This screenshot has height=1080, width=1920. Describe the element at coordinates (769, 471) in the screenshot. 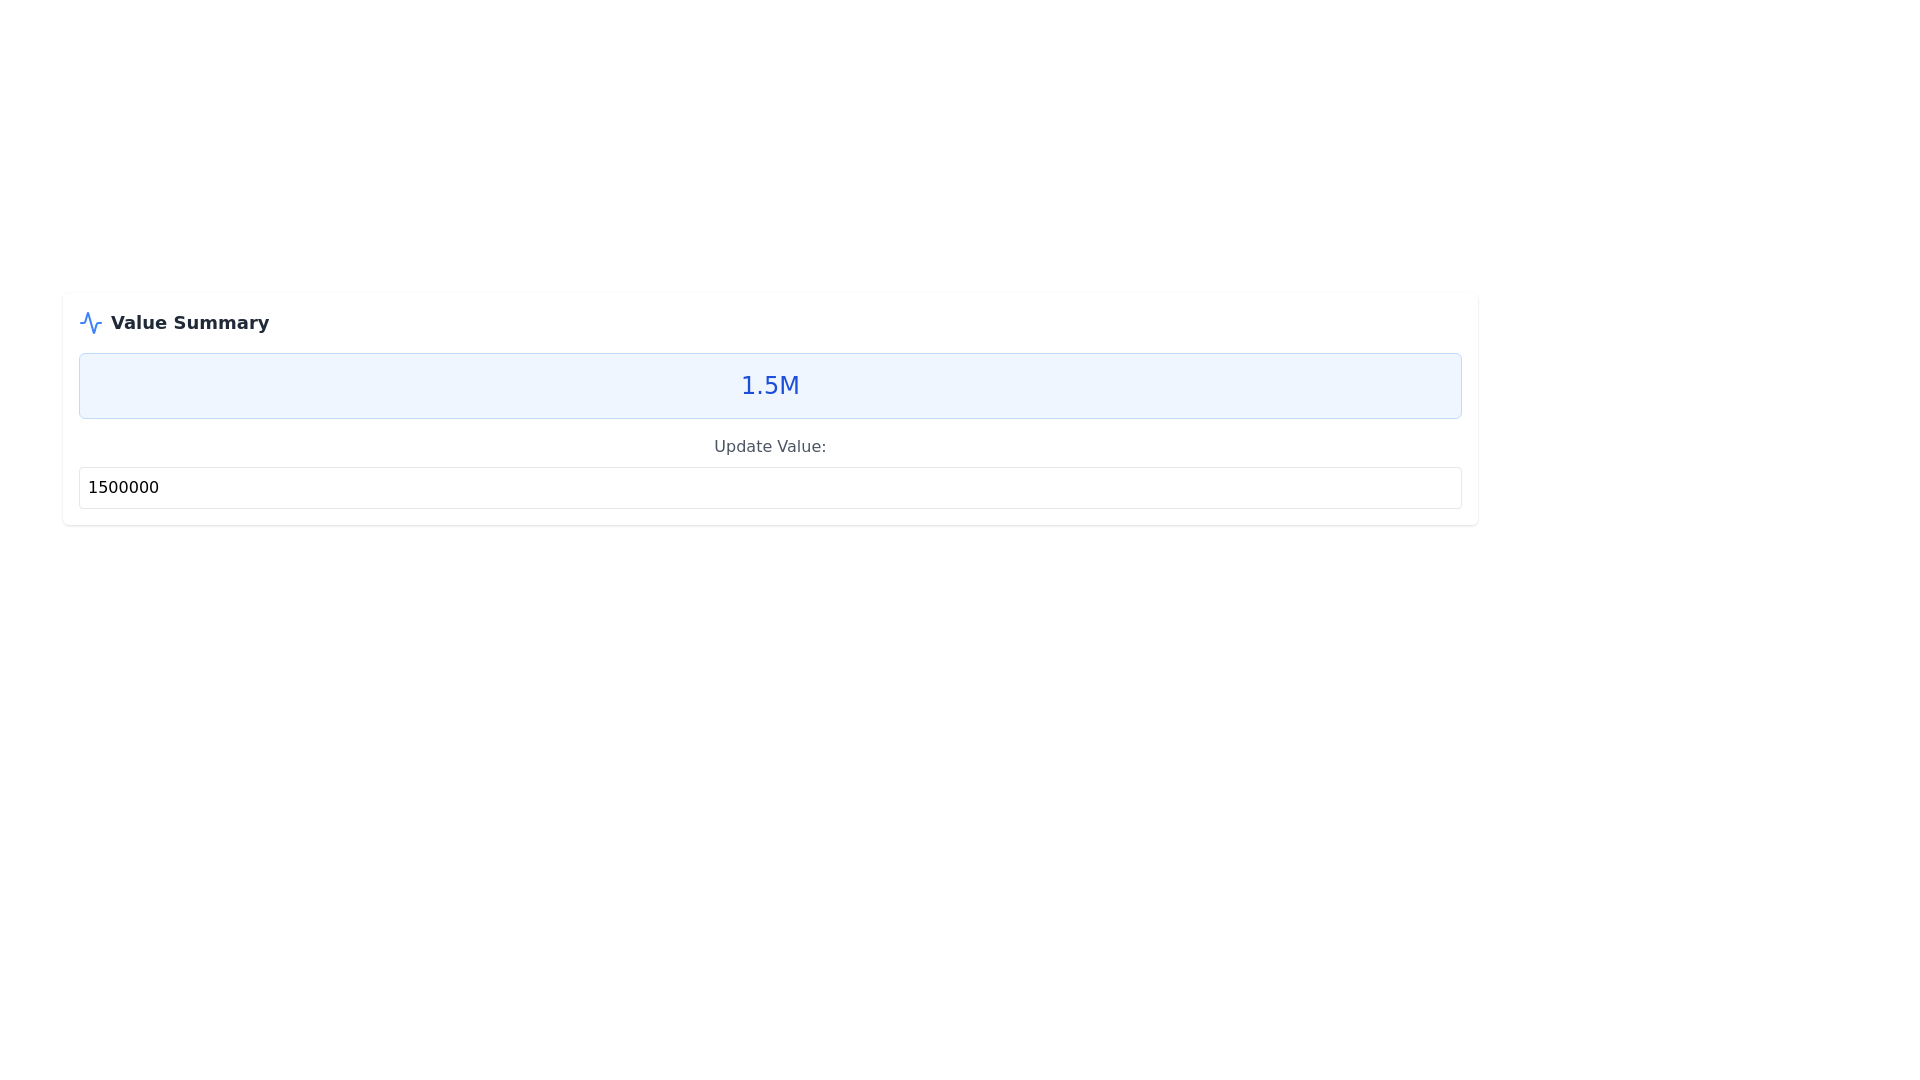

I see `the input field labeled 'Update Value:' to focus on it` at that location.